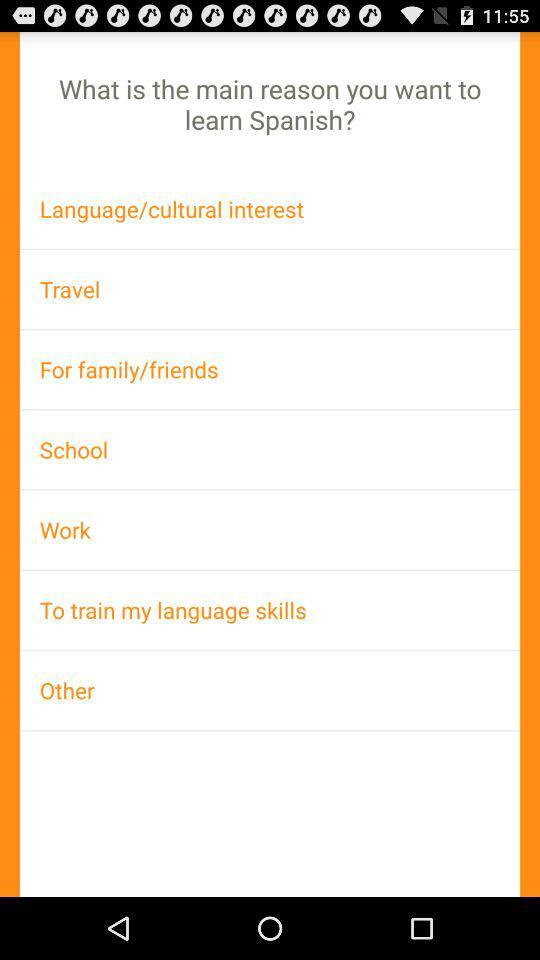  I want to click on the app above the for family/friends item, so click(270, 288).